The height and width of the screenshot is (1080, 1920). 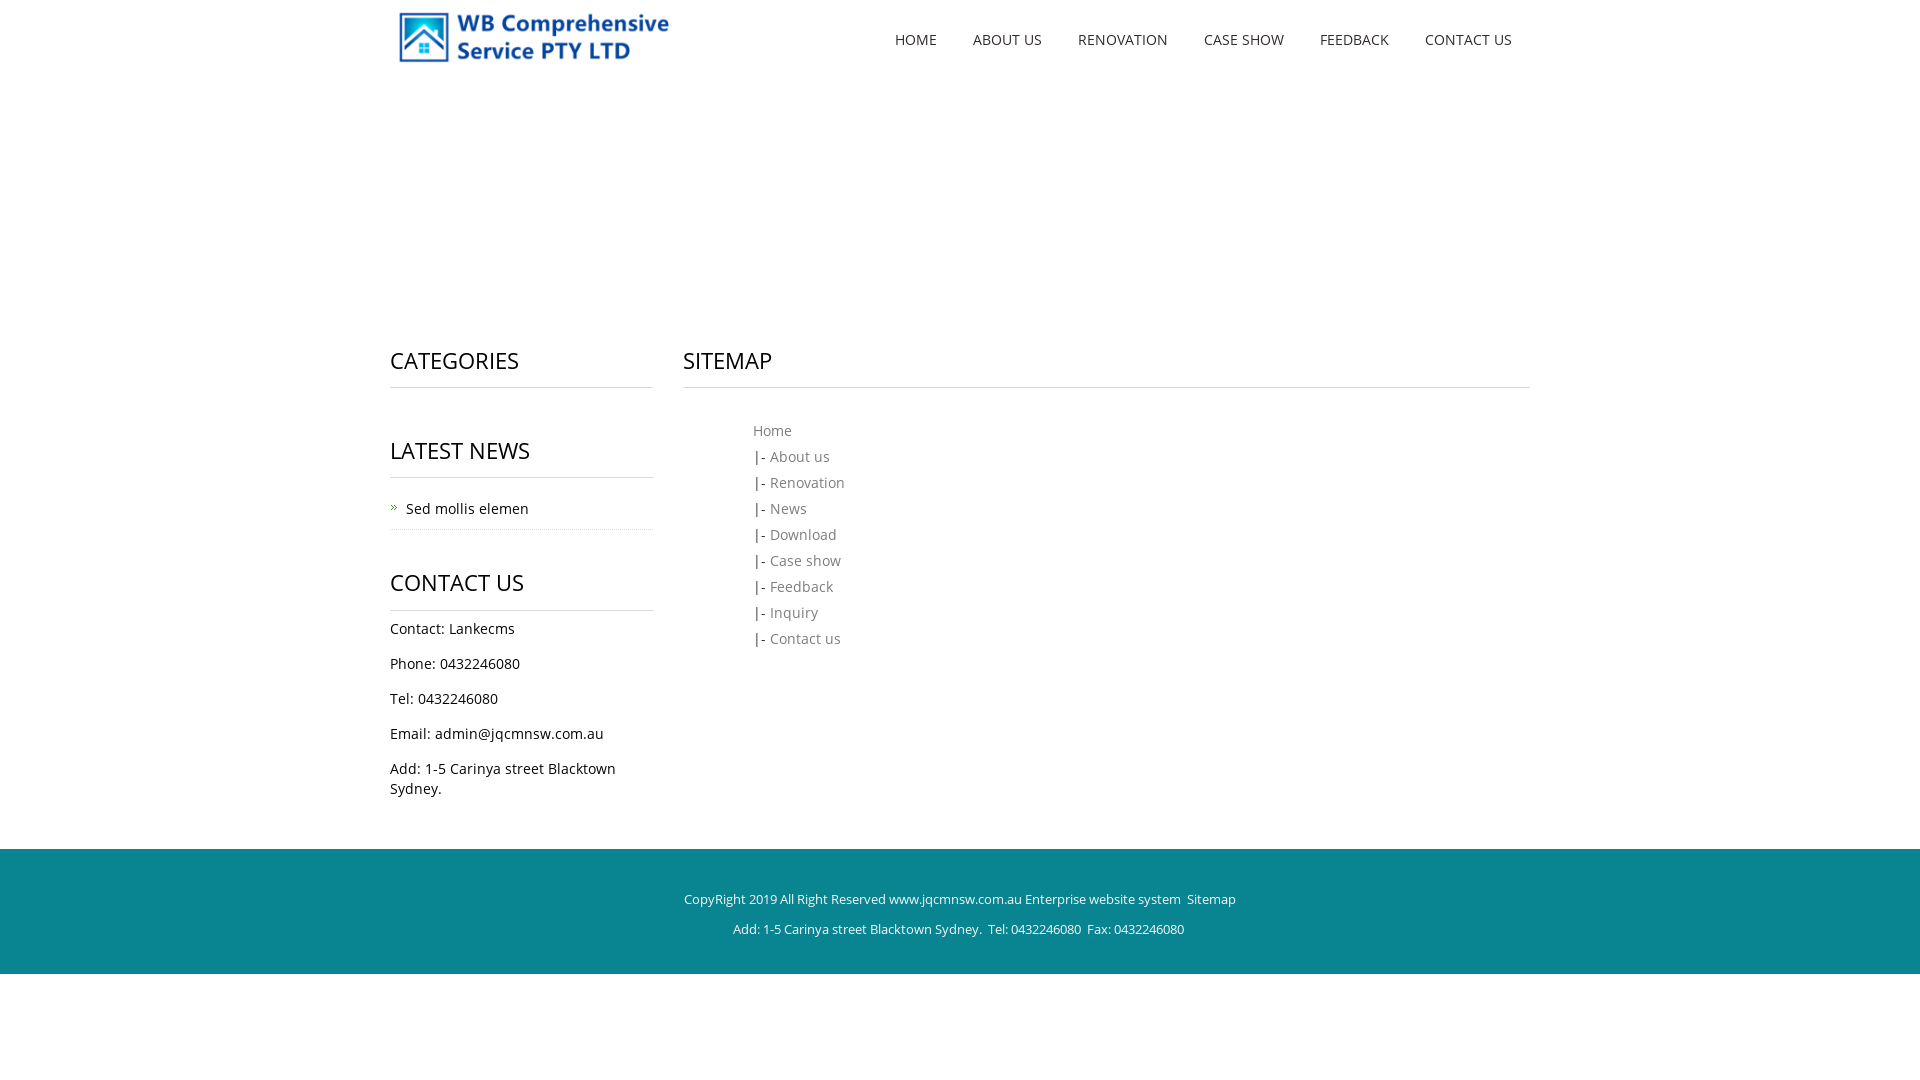 What do you see at coordinates (1123, 39) in the screenshot?
I see `'RENOVATION'` at bounding box center [1123, 39].